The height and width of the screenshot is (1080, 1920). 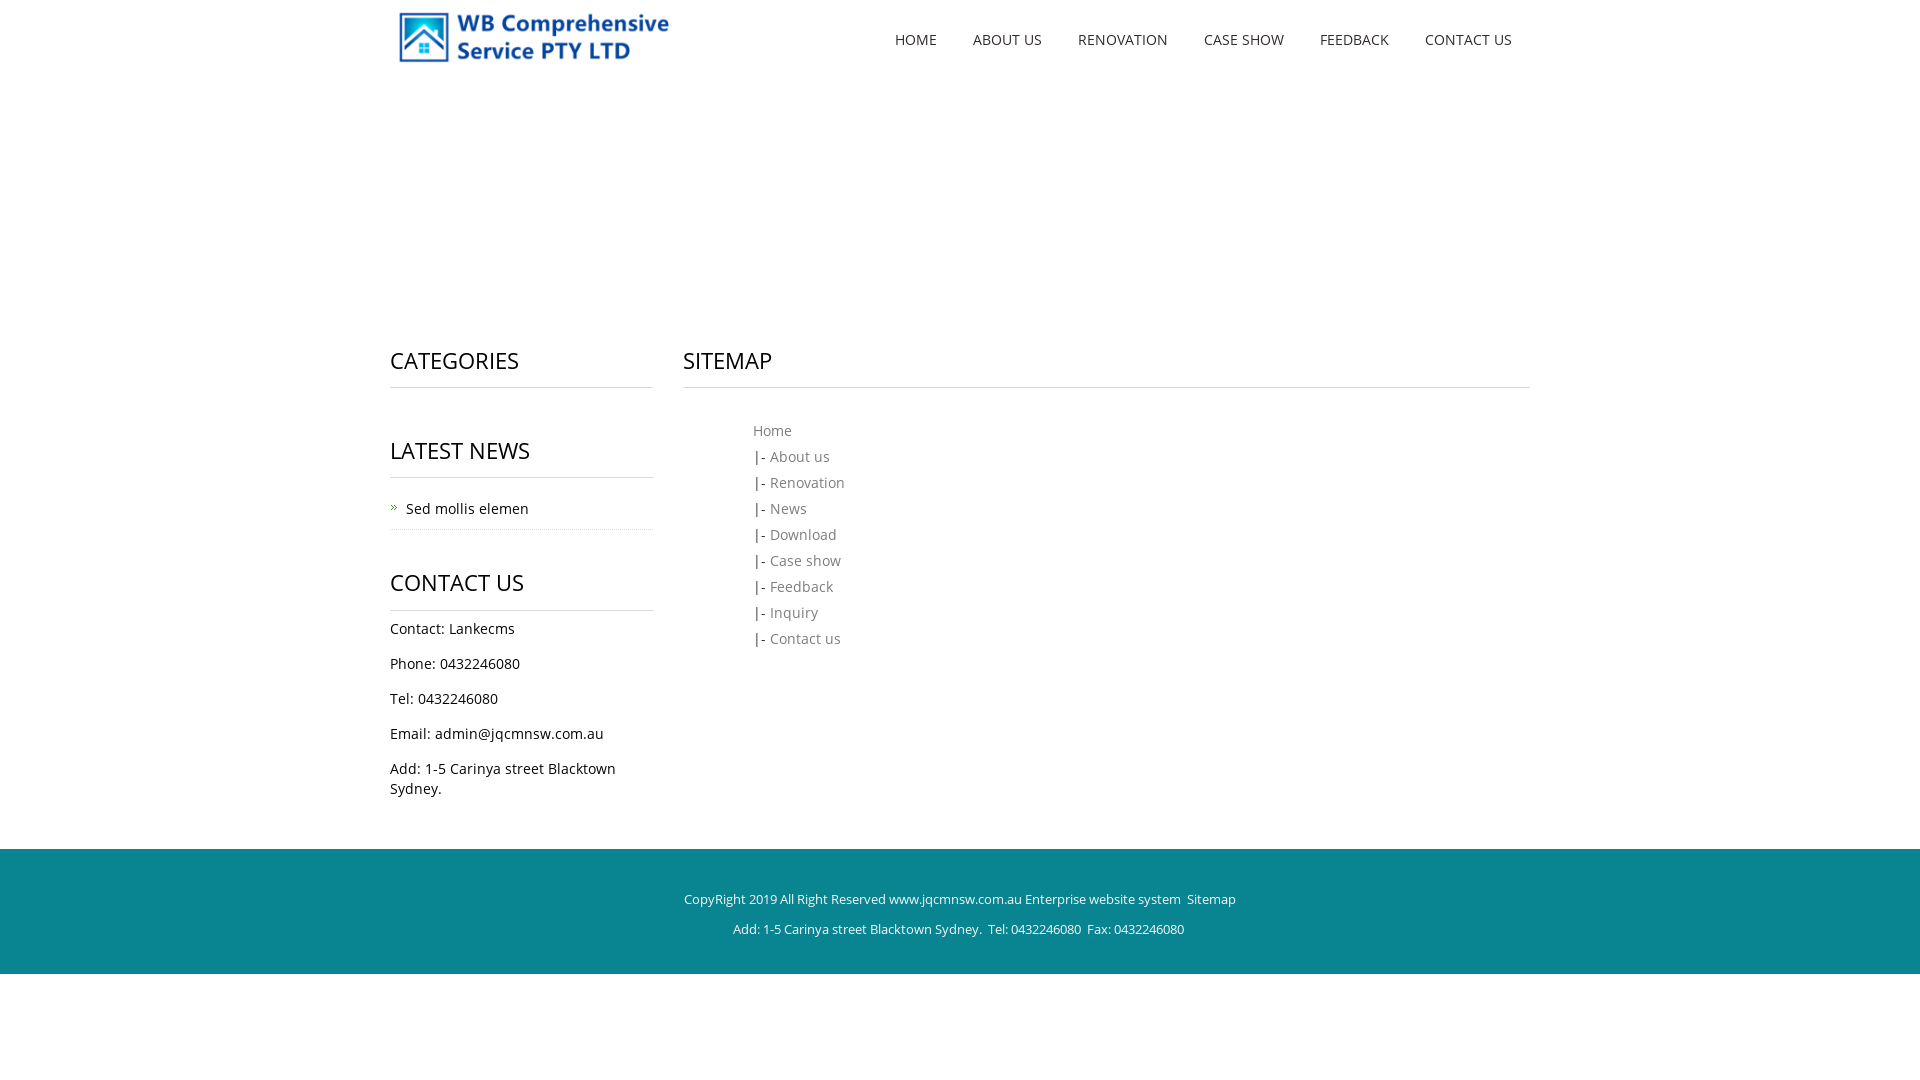 What do you see at coordinates (1123, 39) in the screenshot?
I see `'RENOVATION'` at bounding box center [1123, 39].